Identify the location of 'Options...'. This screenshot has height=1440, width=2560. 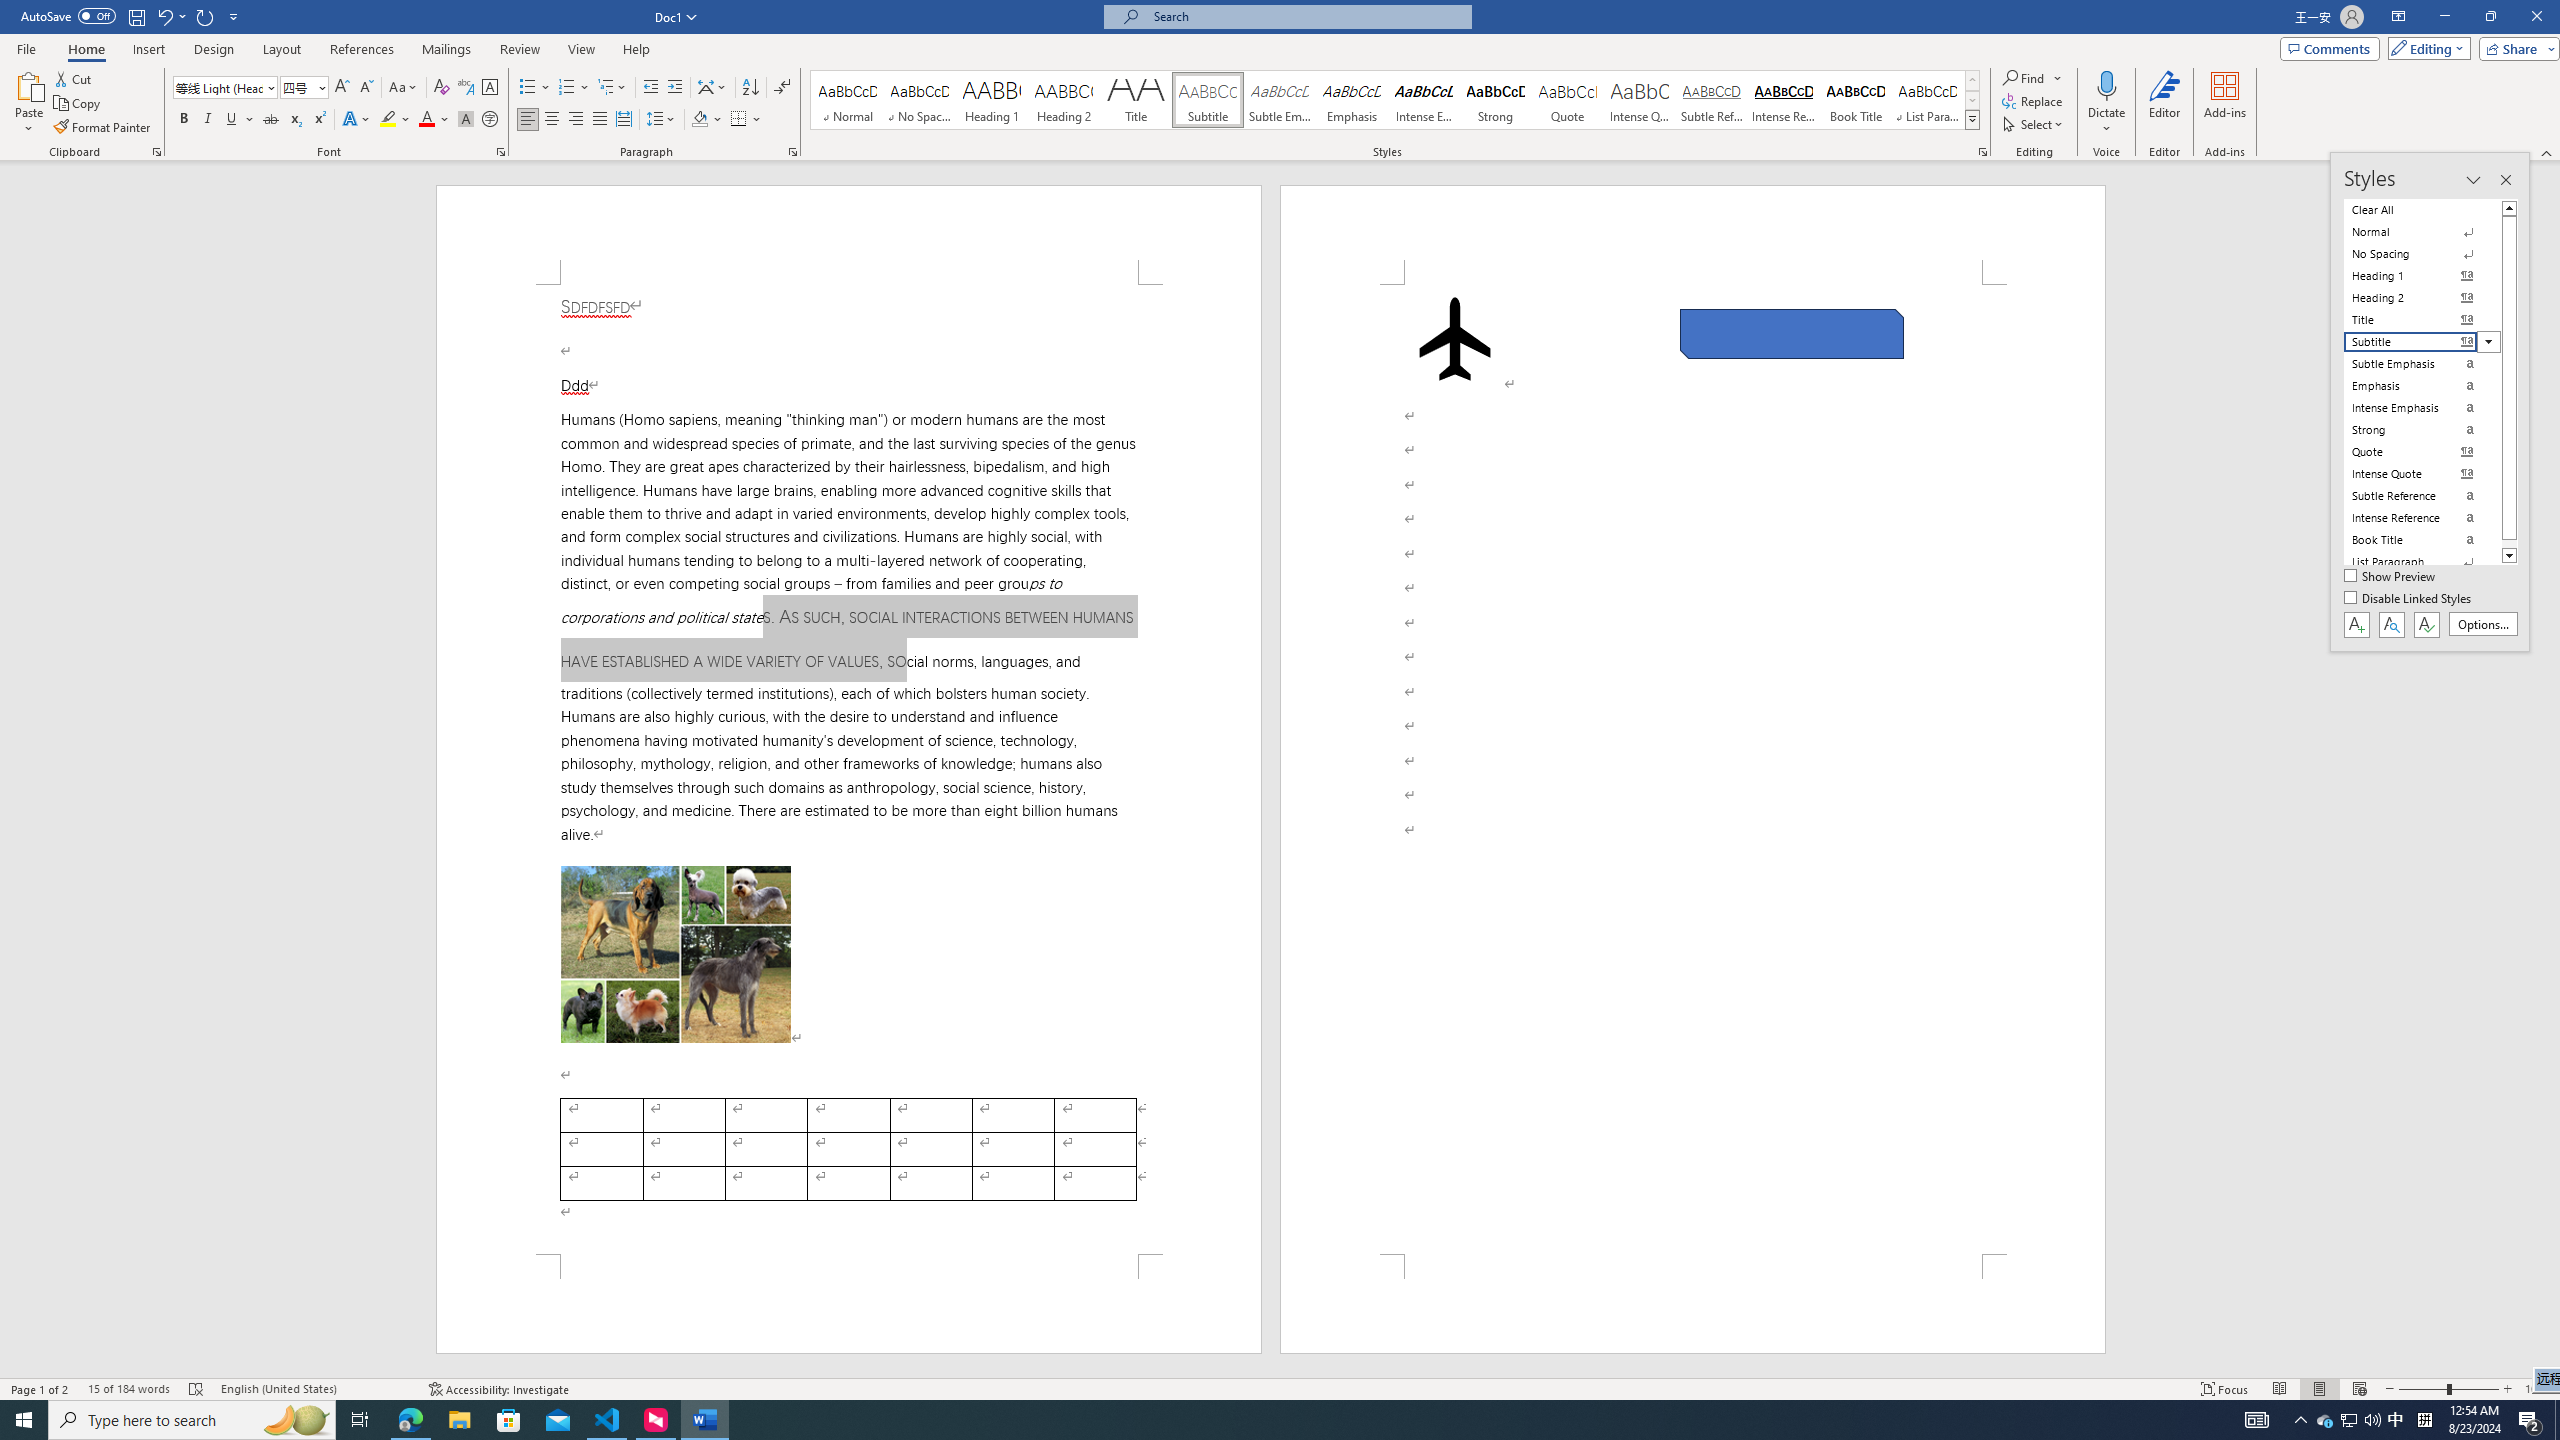
(2483, 624).